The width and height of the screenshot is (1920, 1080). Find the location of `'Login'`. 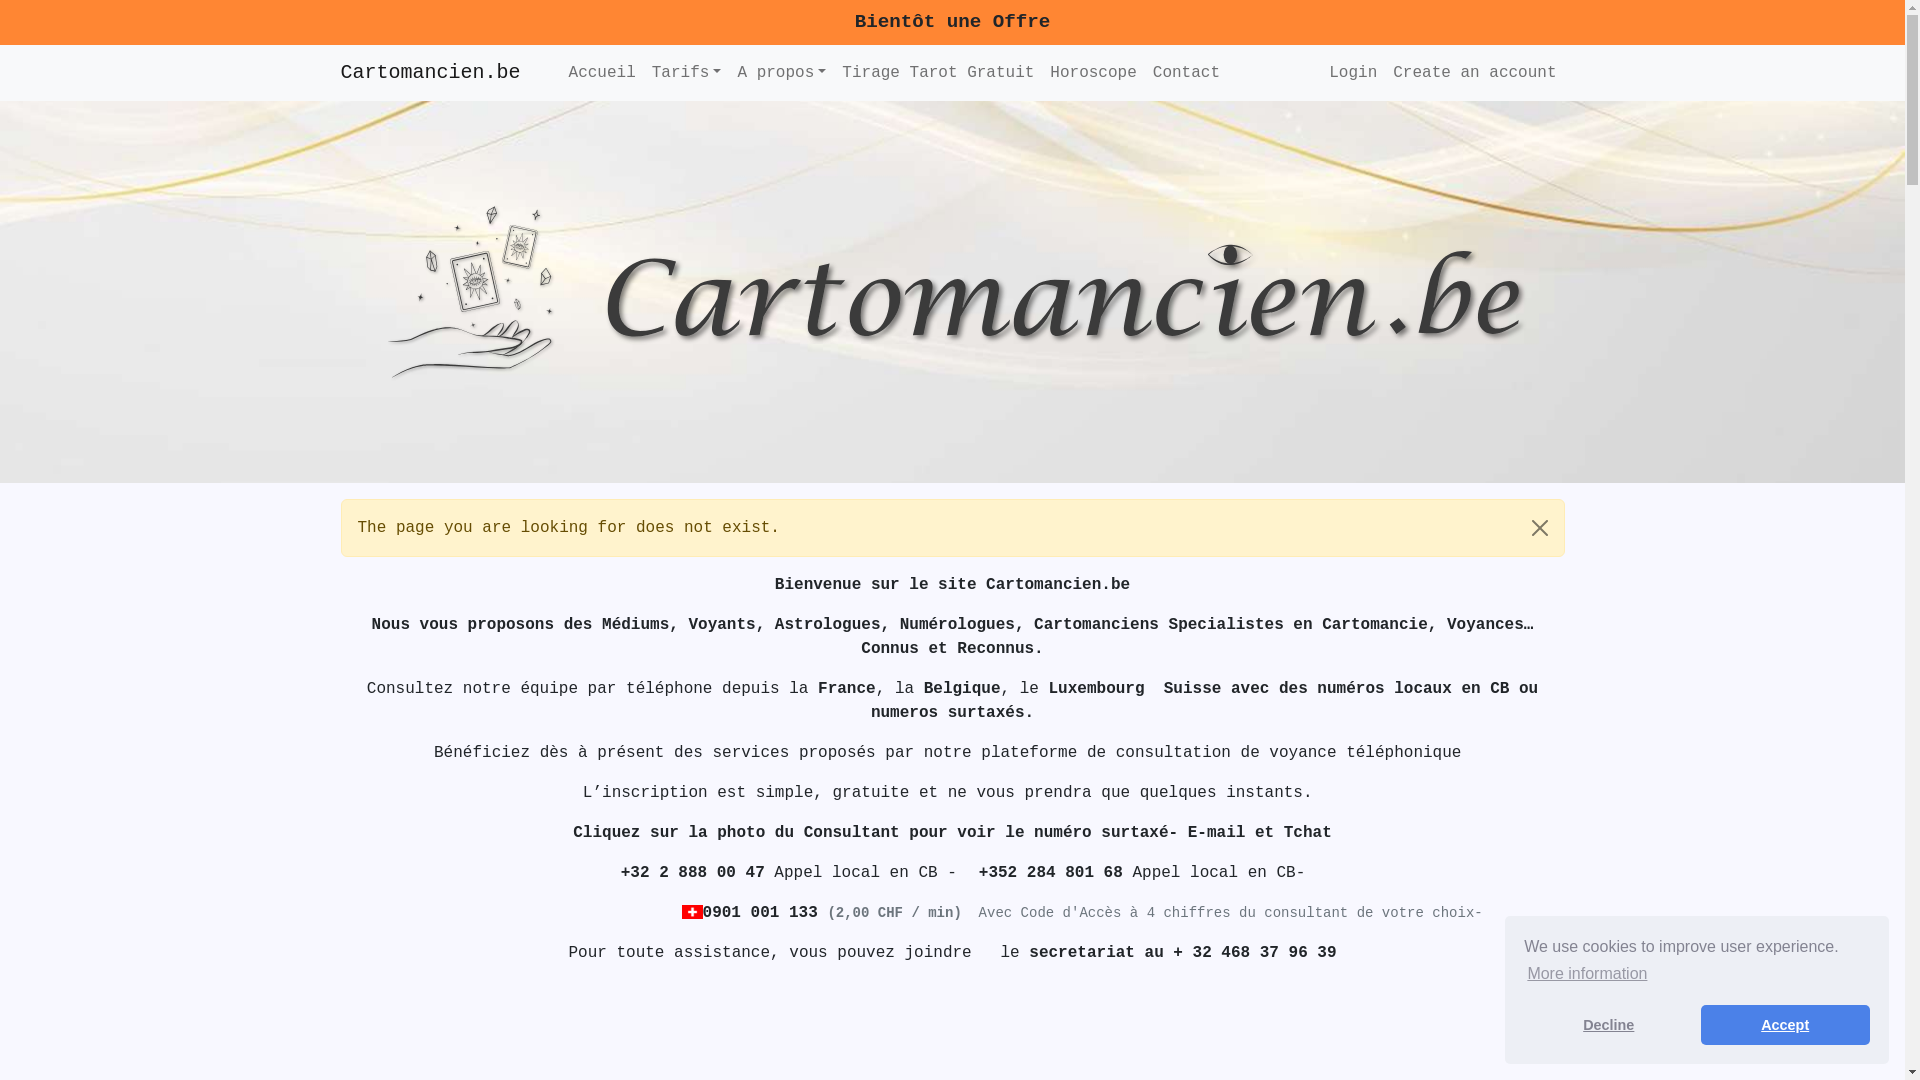

'Login' is located at coordinates (1353, 72).